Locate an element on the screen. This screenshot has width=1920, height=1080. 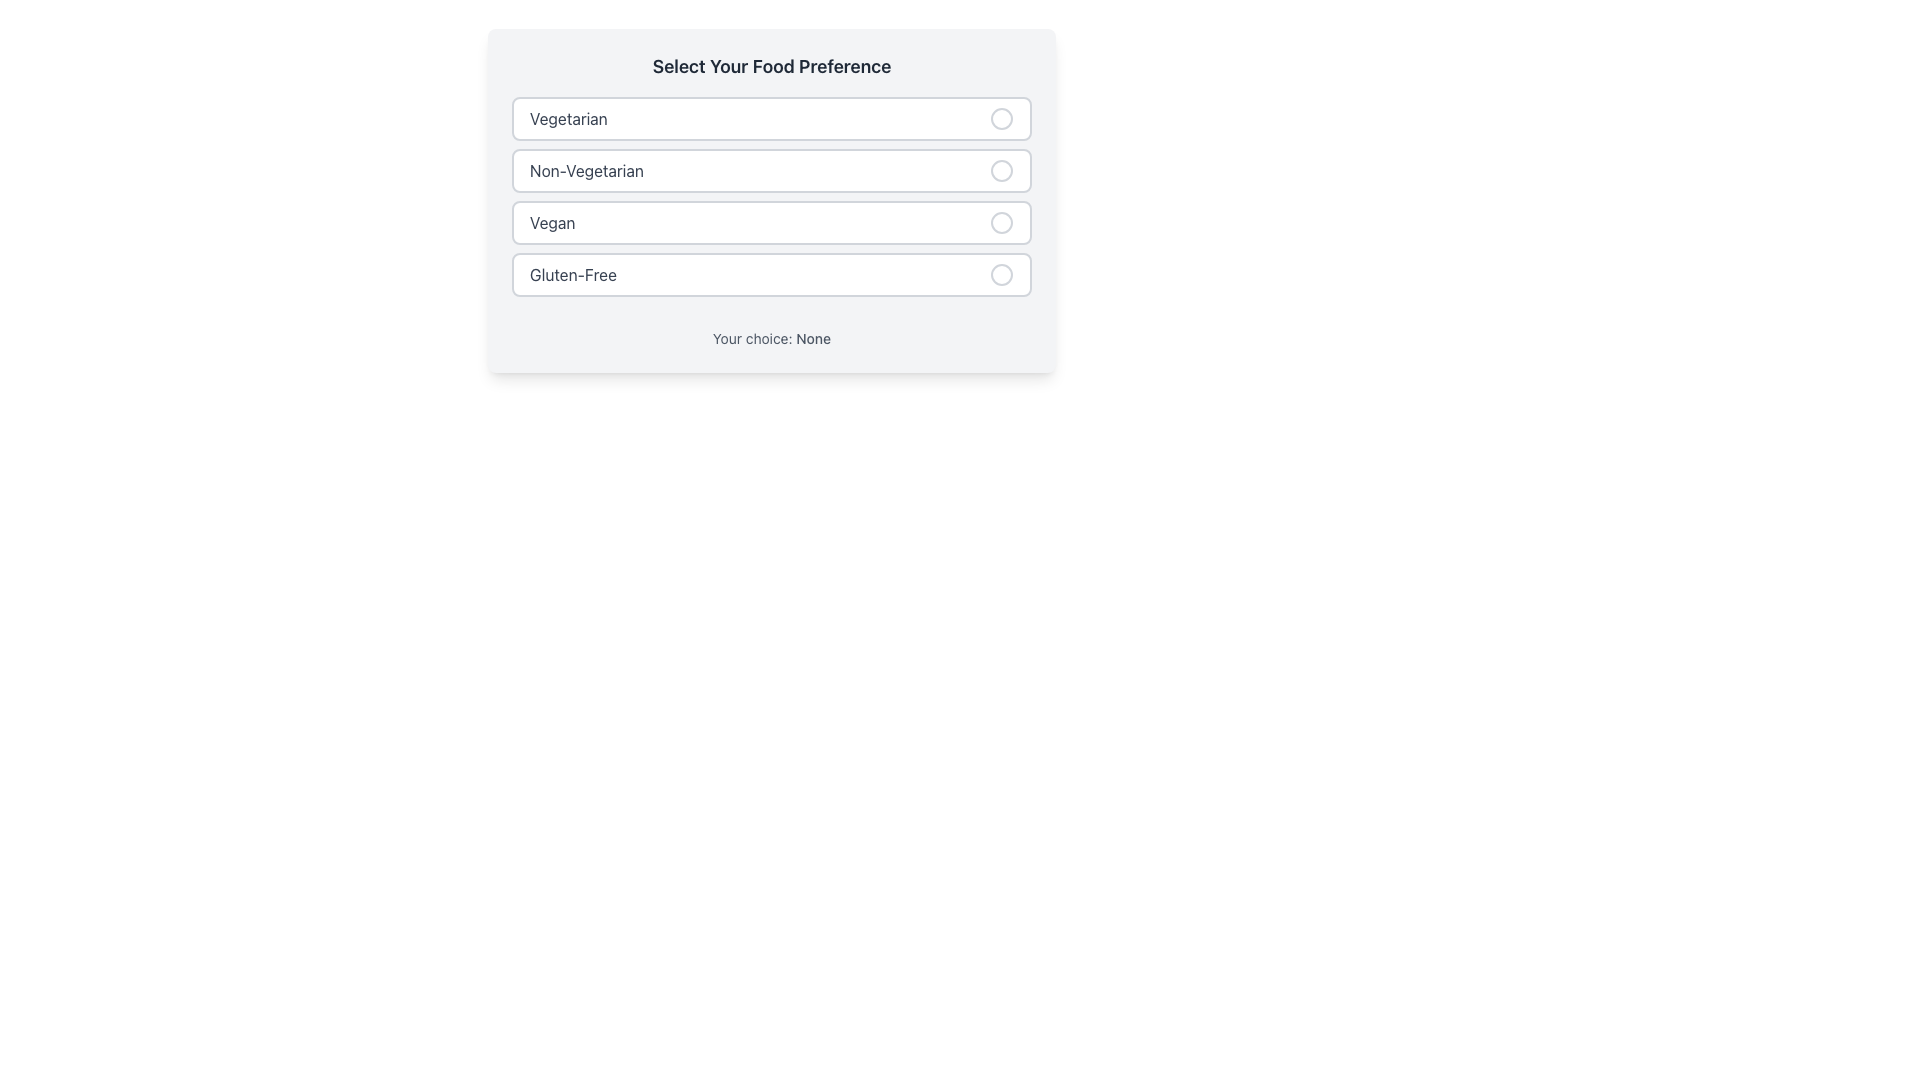
the inactive radio button for 'Vegetarian' to indicate interactive selection is located at coordinates (1002, 119).